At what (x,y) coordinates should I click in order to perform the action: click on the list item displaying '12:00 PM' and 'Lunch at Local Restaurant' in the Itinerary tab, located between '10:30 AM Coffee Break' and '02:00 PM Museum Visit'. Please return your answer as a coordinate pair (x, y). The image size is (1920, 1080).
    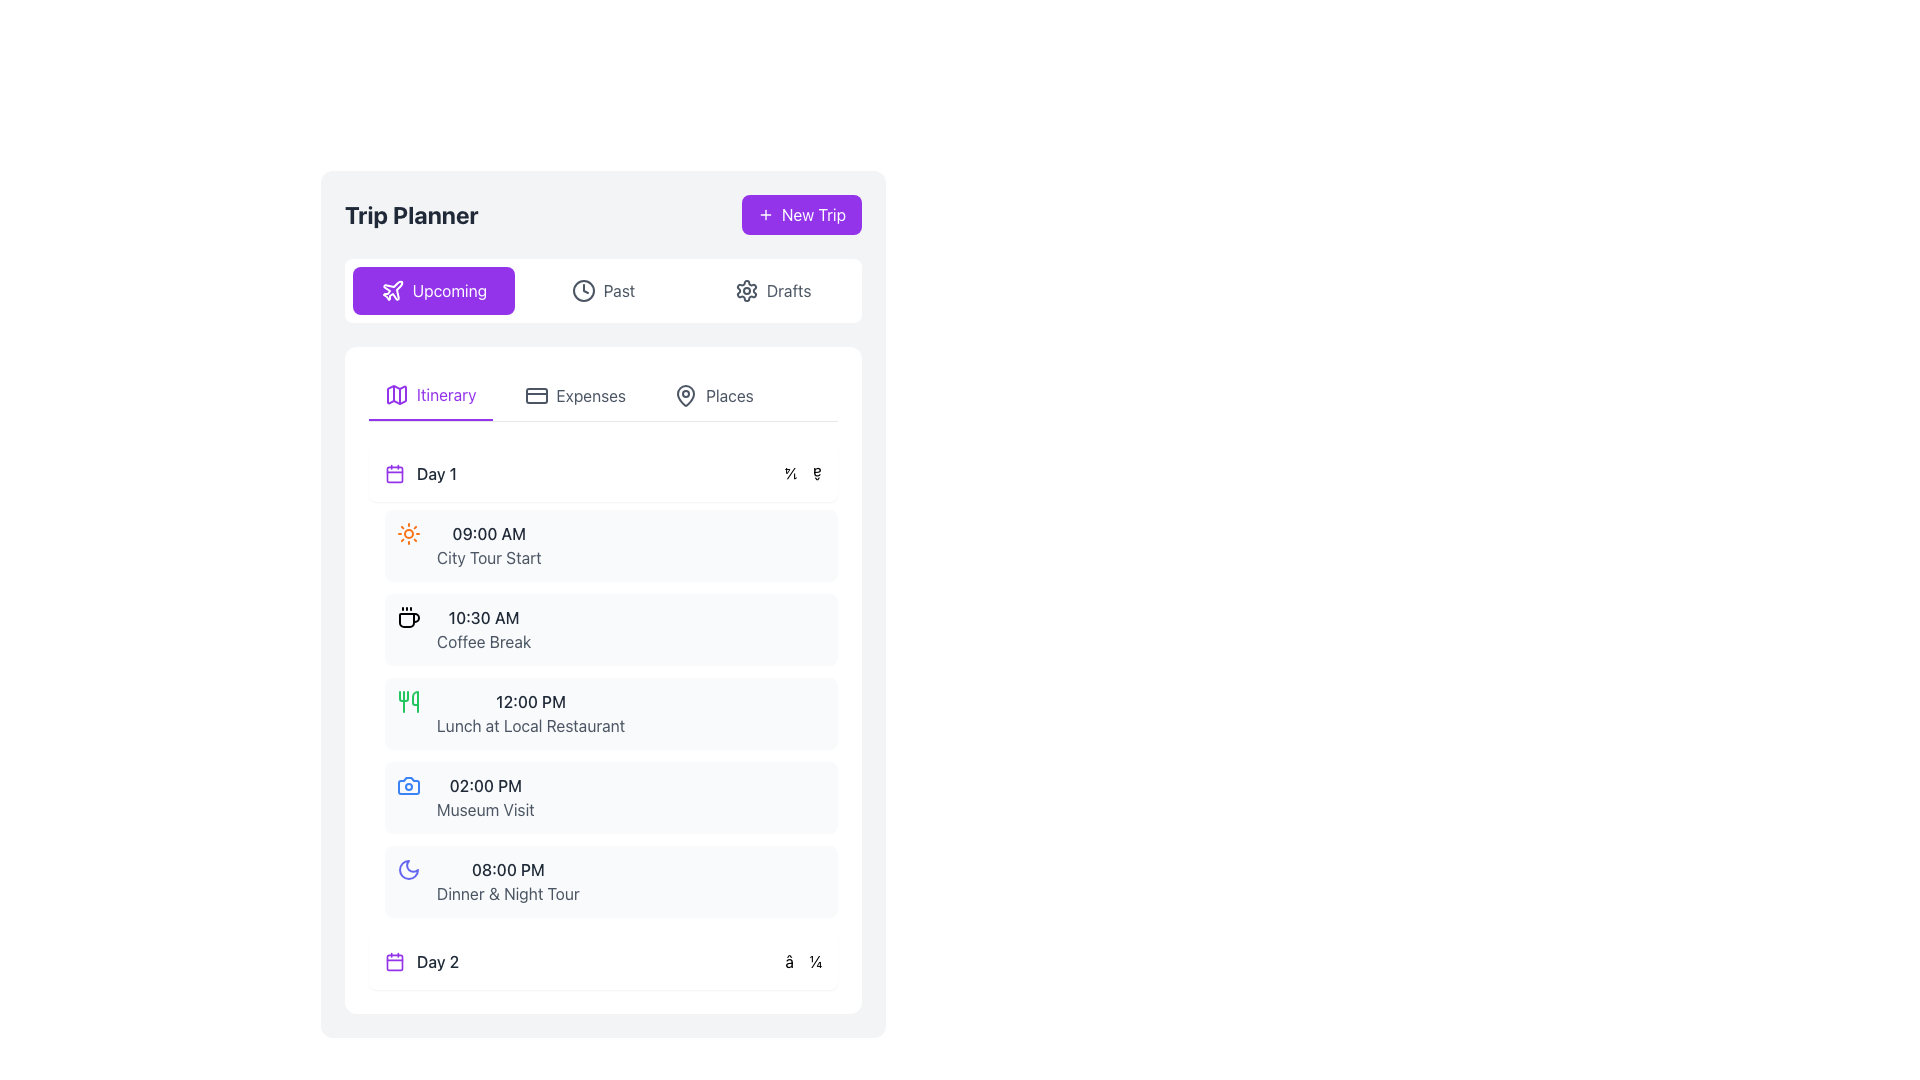
    Looking at the image, I should click on (531, 712).